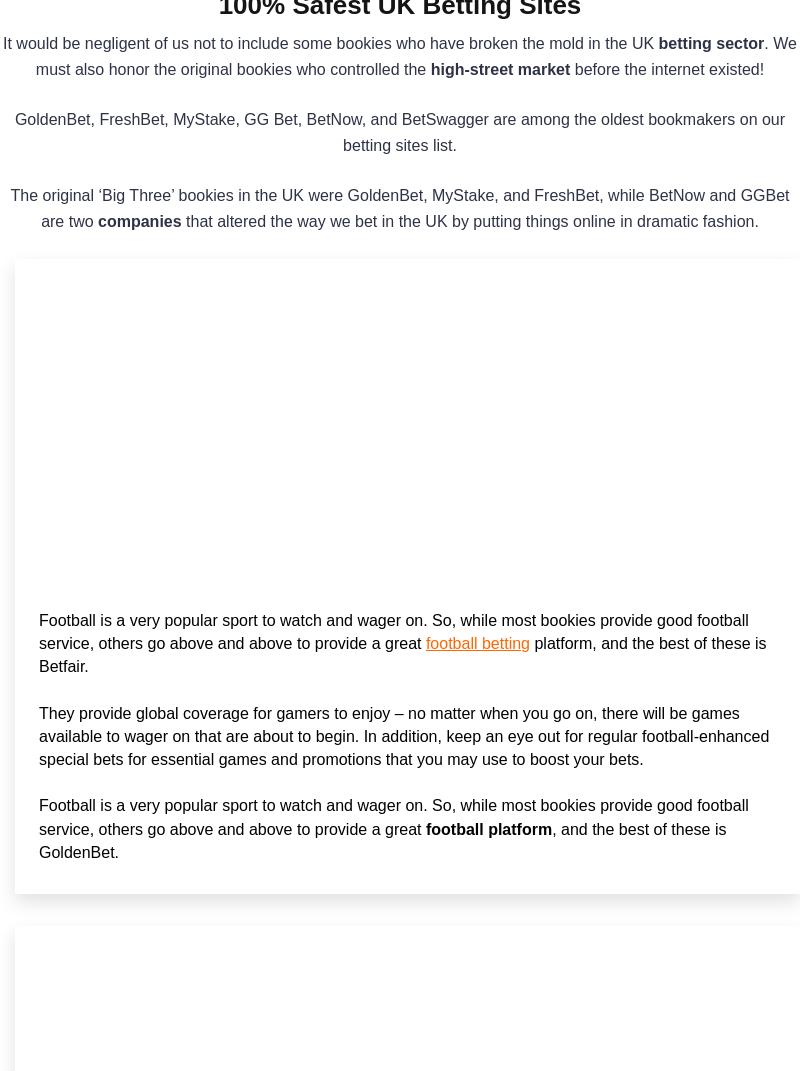 Image resolution: width=800 pixels, height=1071 pixels. What do you see at coordinates (404, 735) in the screenshot?
I see `'They provide global coverage for gamers to enjoy – no matter when you go on, there will be games available to wager on that are about to begin. In addition, keep an eye out for regular football-enhanced special bets for essential games and promotions that you may use to boost your bets.'` at bounding box center [404, 735].